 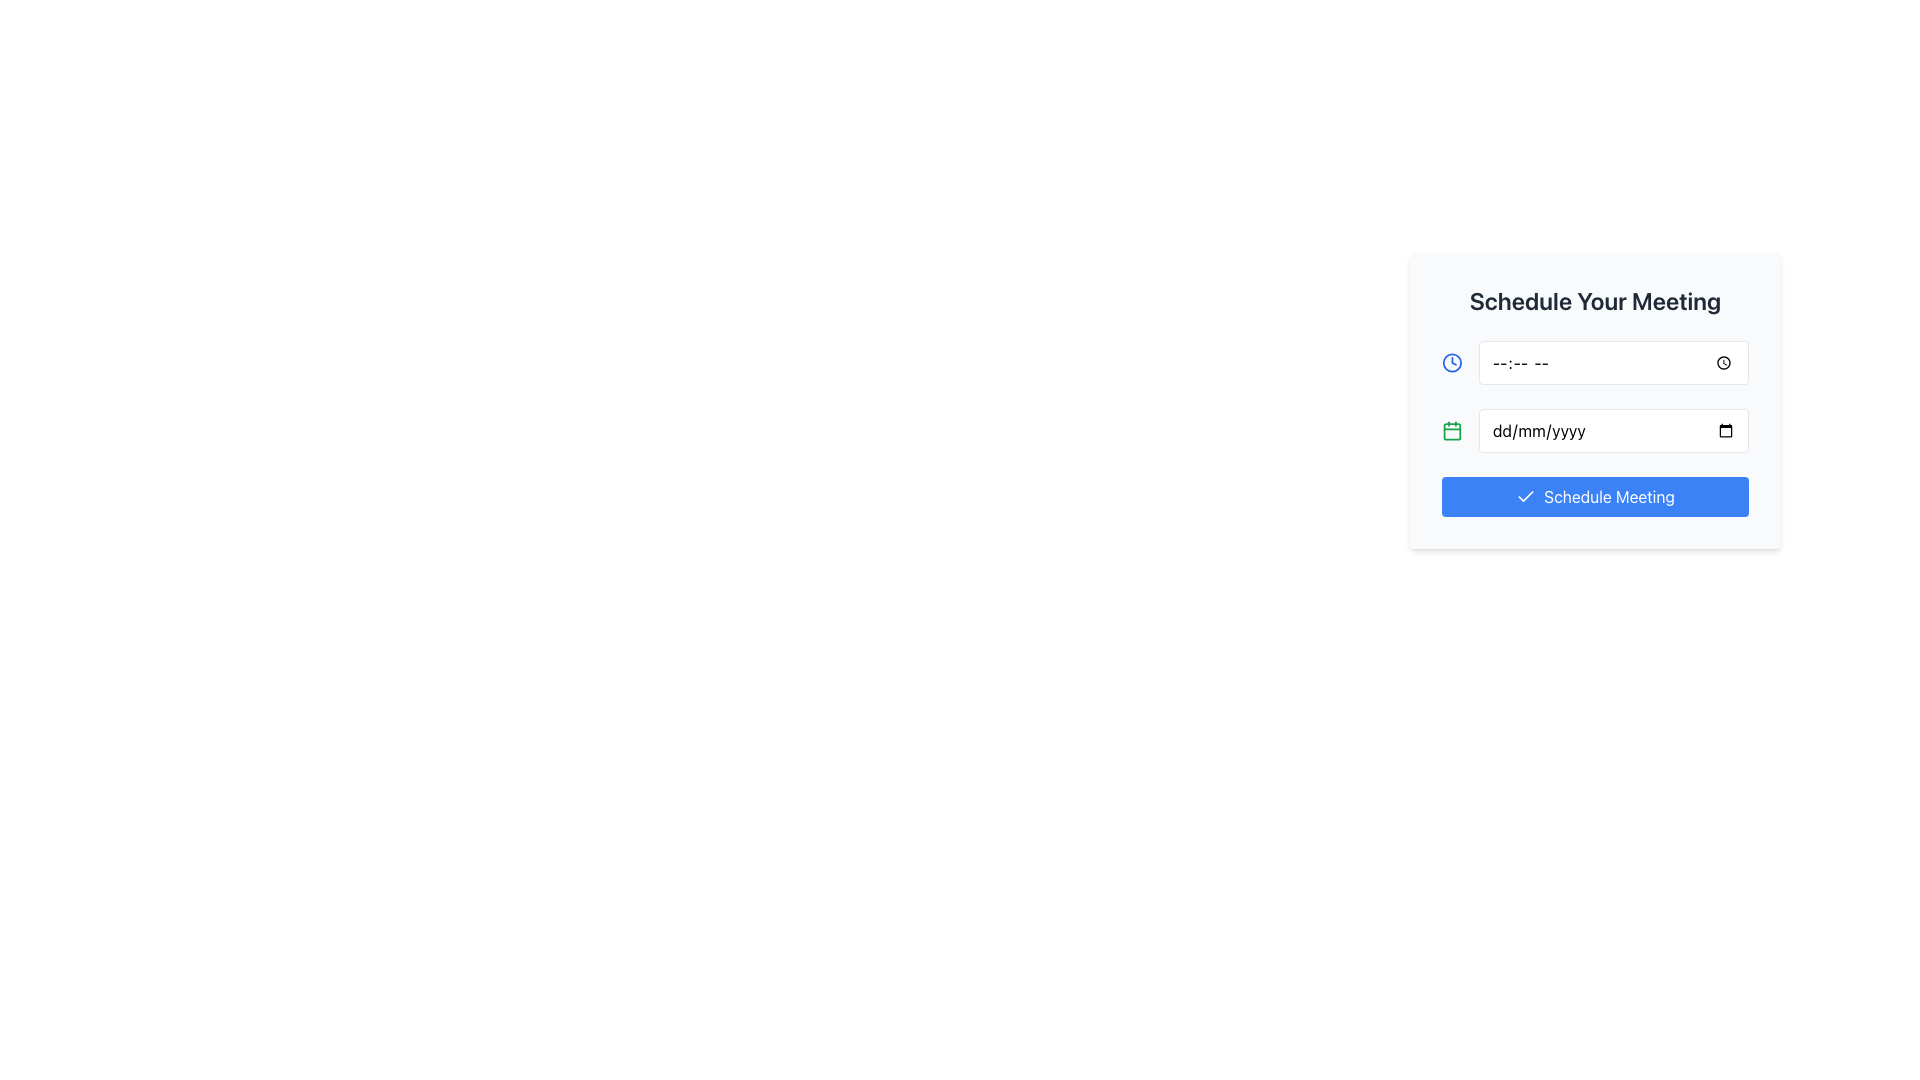 What do you see at coordinates (1594, 496) in the screenshot?
I see `the rectangular button with a blue background and white text reading 'Schedule Meeting', located within the 'Schedule Your Meeting' section` at bounding box center [1594, 496].